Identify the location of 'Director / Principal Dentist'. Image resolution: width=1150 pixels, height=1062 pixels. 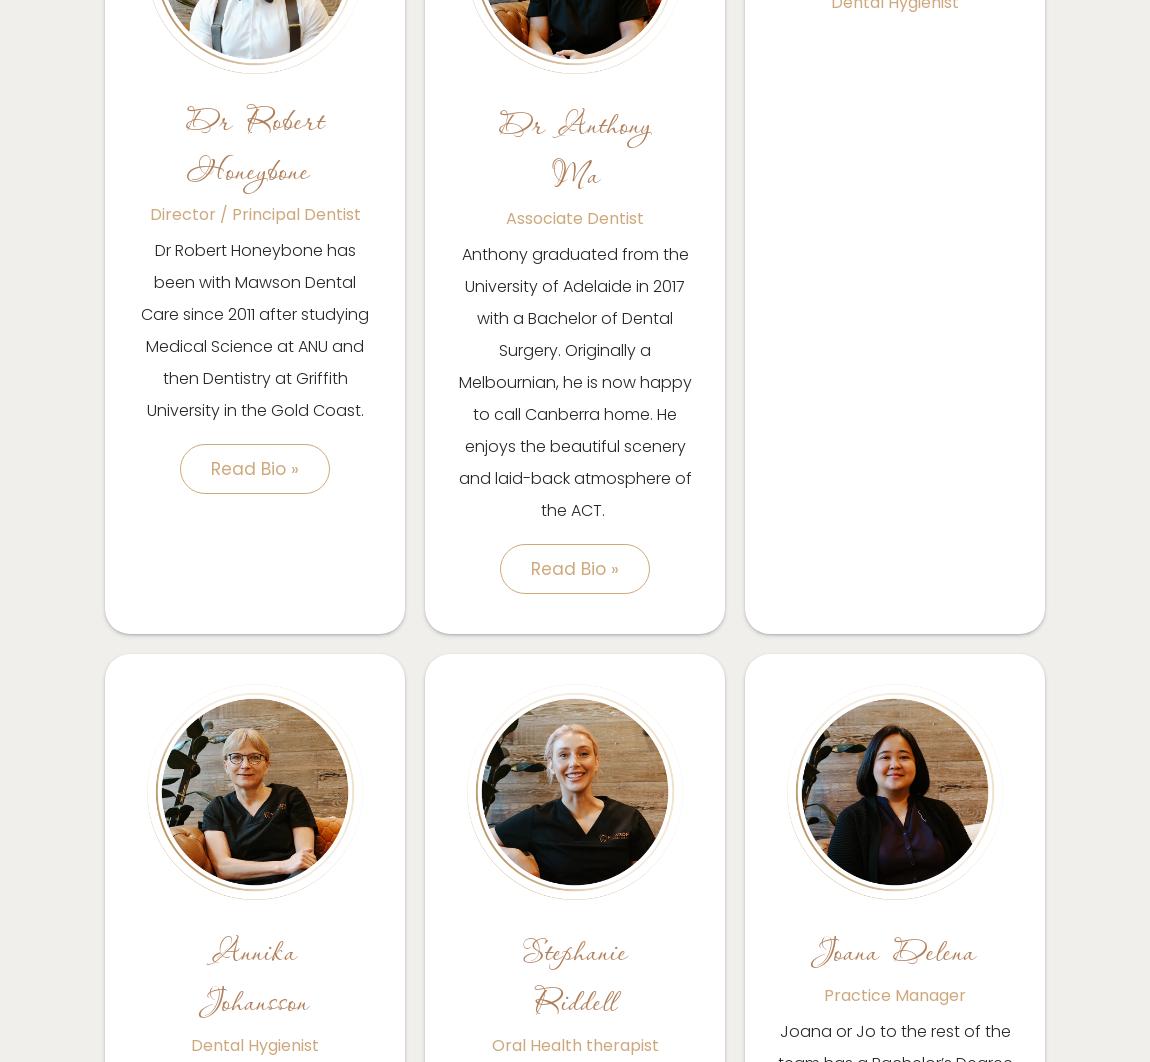
(148, 214).